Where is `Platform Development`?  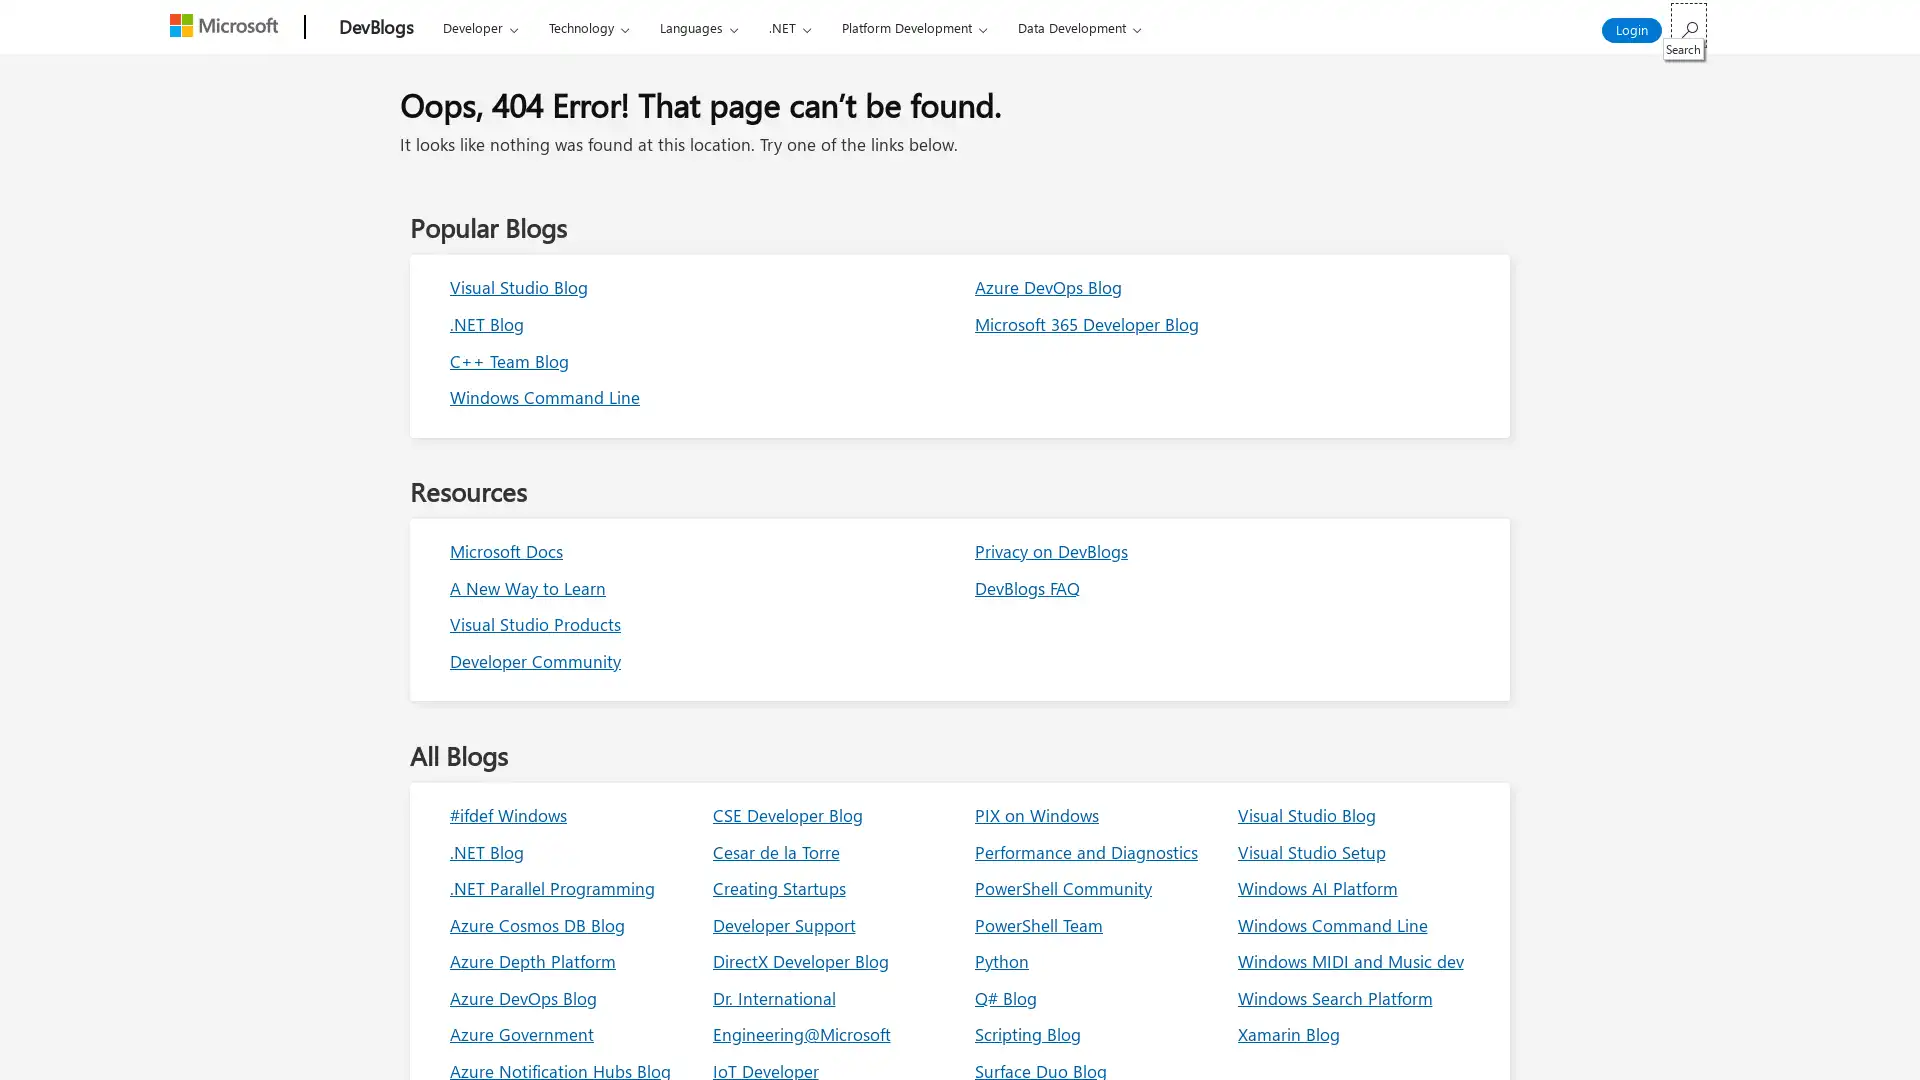
Platform Development is located at coordinates (912, 27).